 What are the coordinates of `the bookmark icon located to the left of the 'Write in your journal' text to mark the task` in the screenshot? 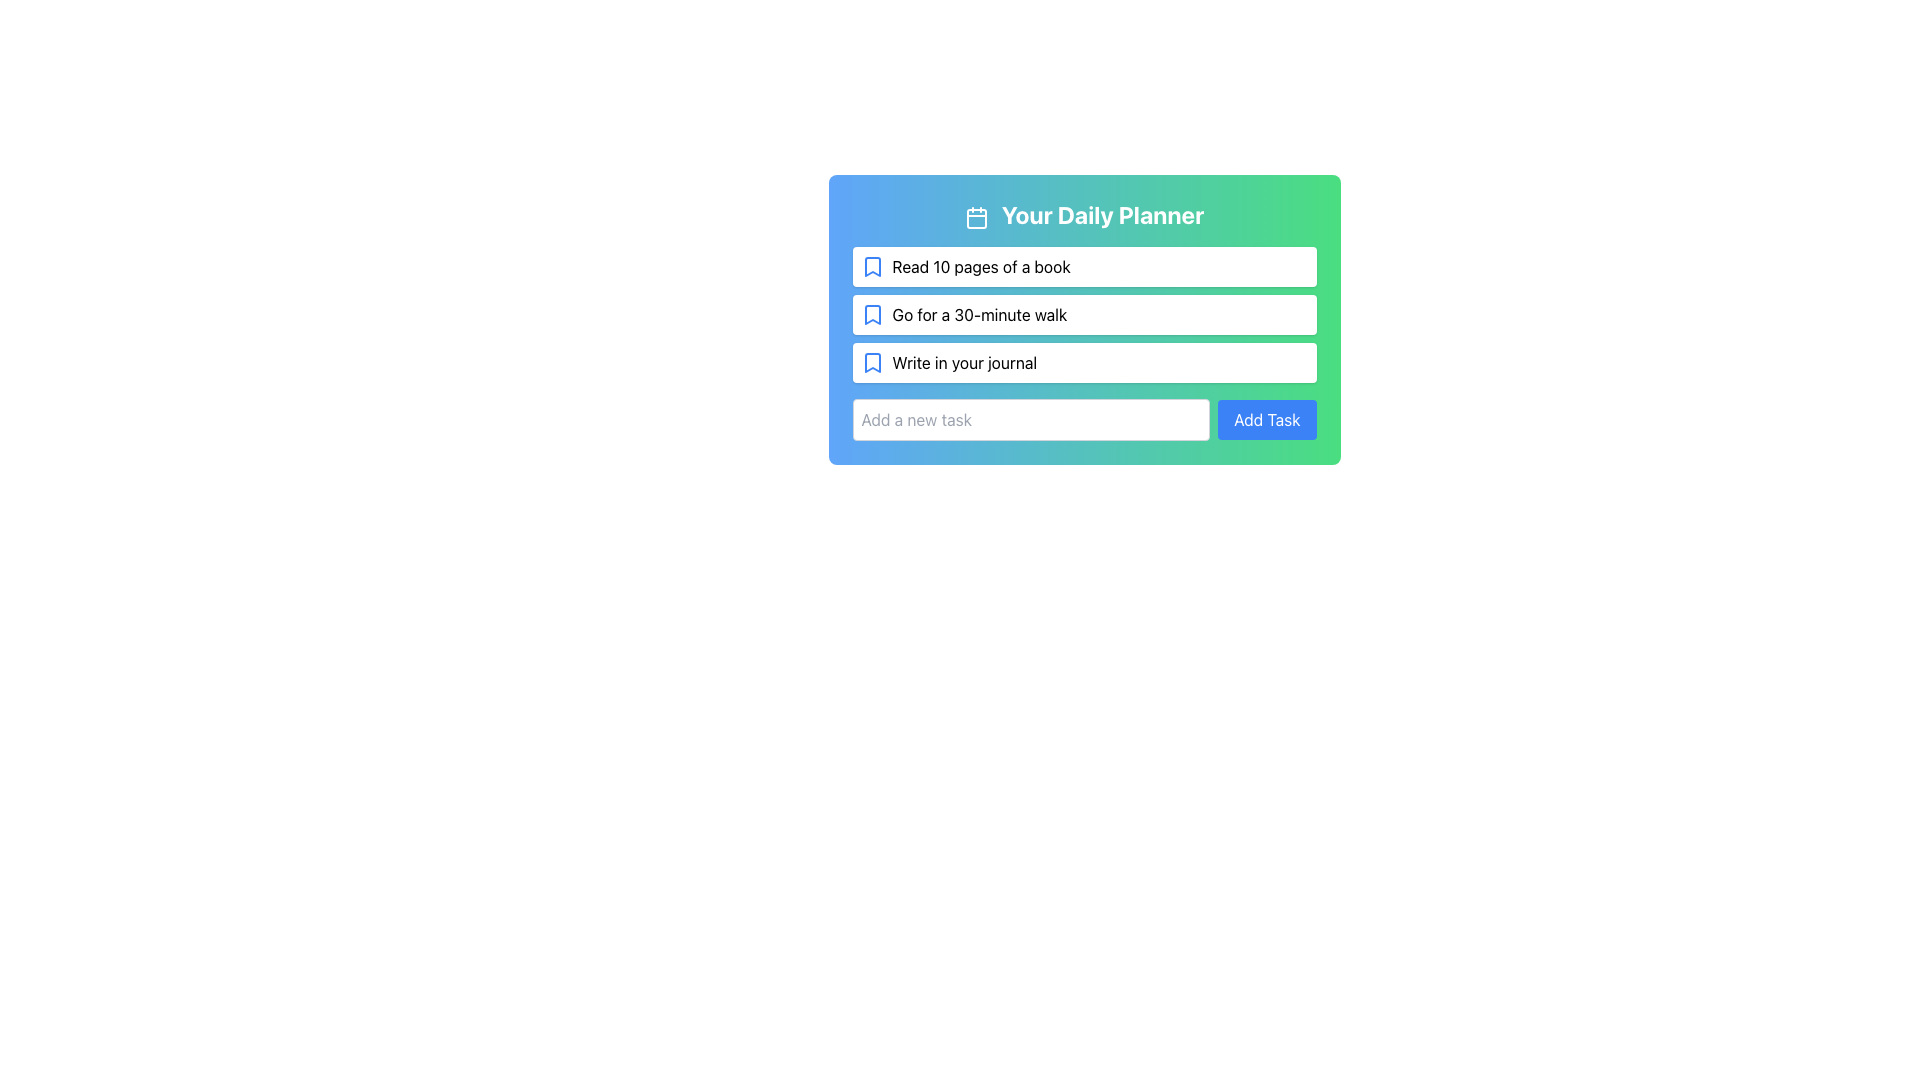 It's located at (872, 362).